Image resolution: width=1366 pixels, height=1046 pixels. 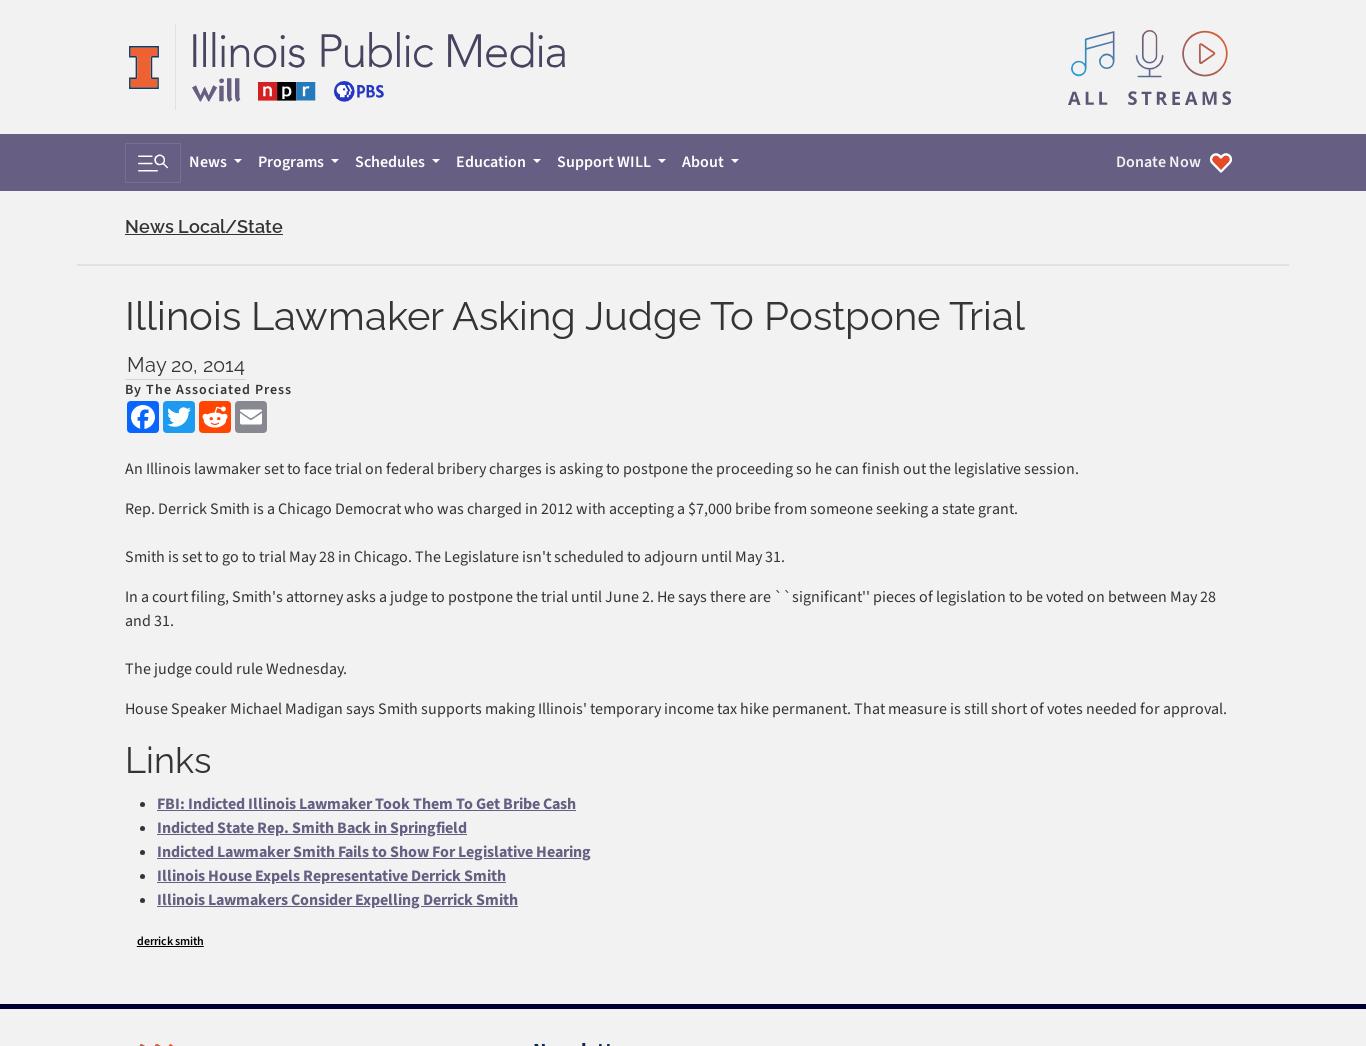 I want to click on 'Accessibility at Illinois', so click(x=195, y=661).